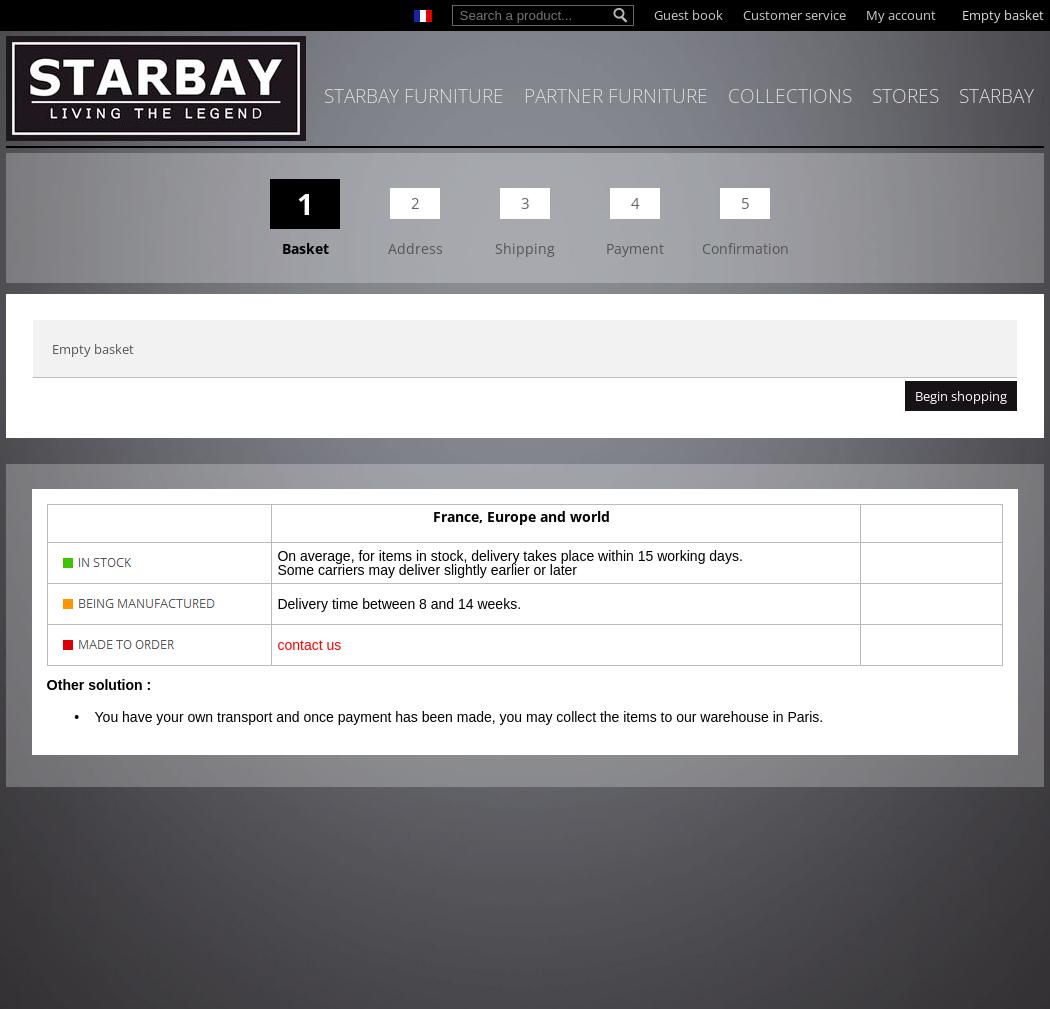 The height and width of the screenshot is (1009, 1050). What do you see at coordinates (869, 134) in the screenshot?
I see `'News'` at bounding box center [869, 134].